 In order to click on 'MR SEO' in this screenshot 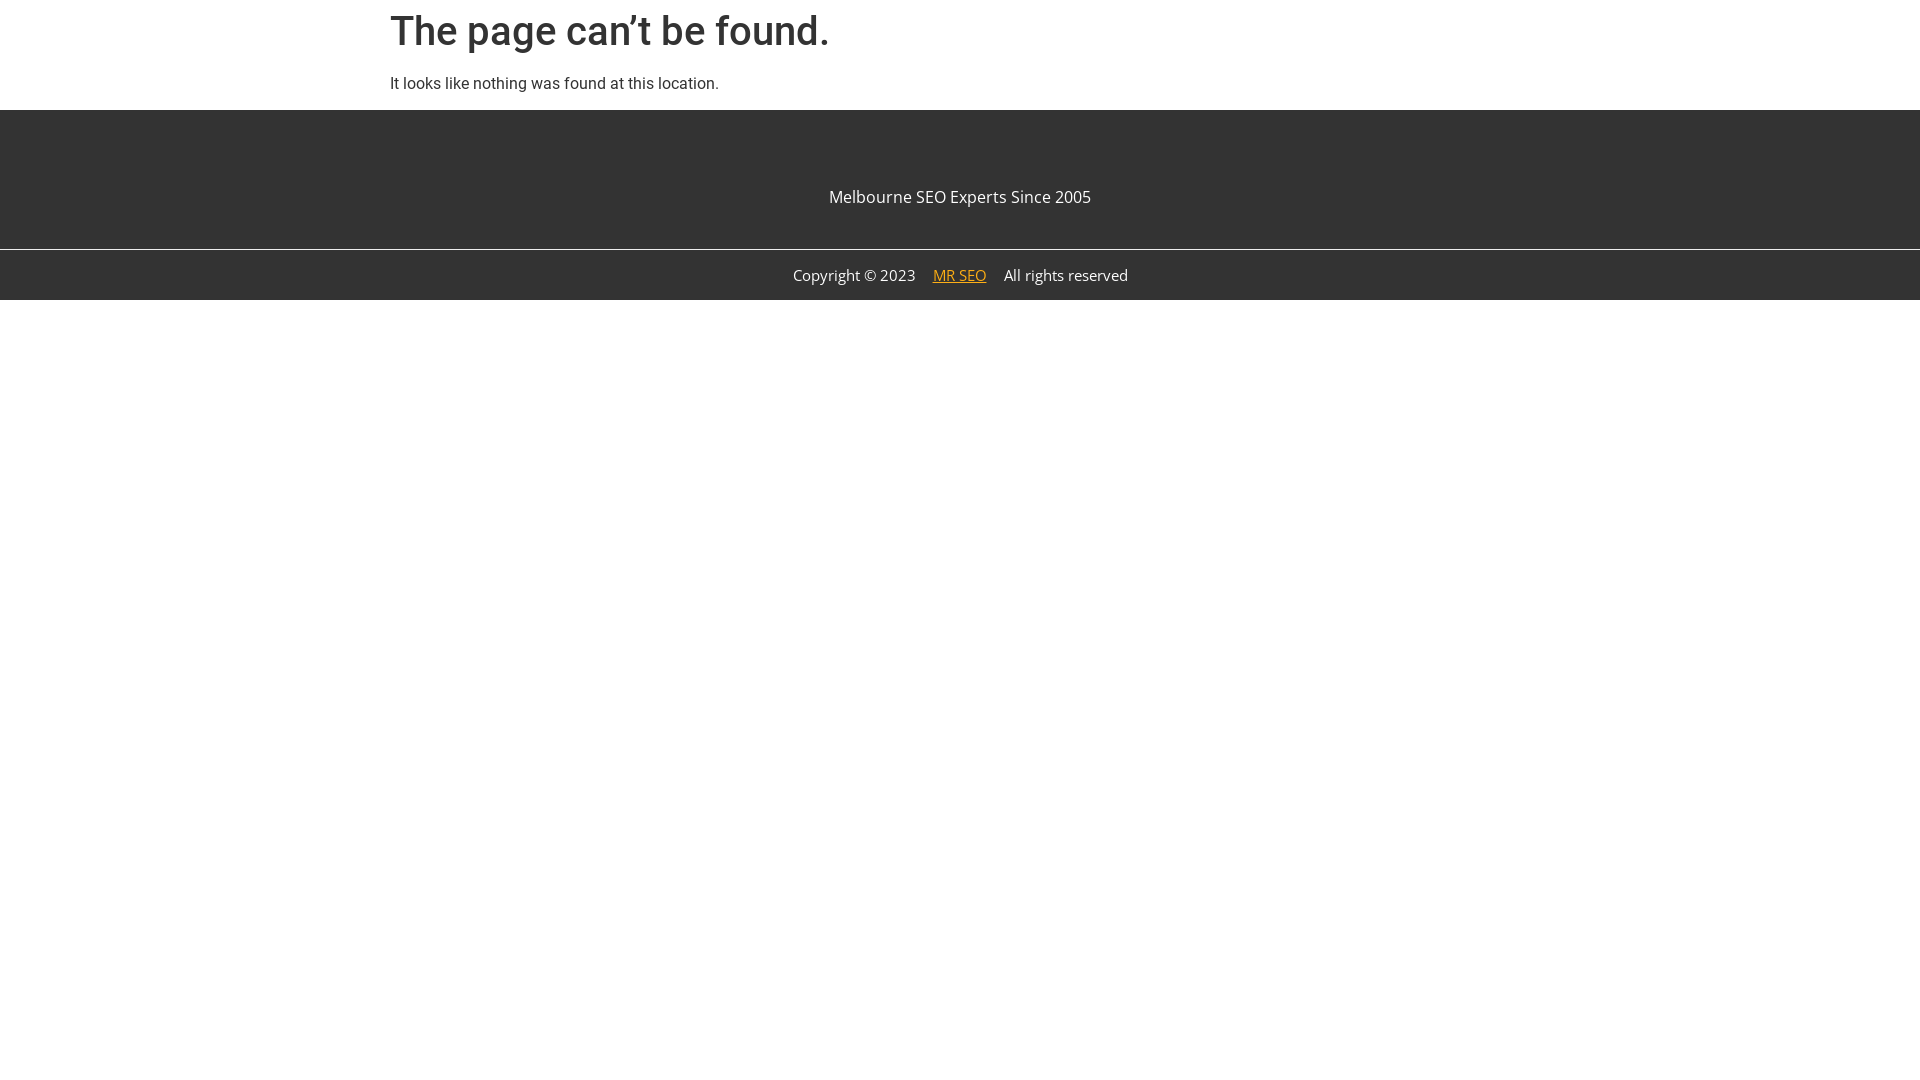, I will do `click(919, 274)`.